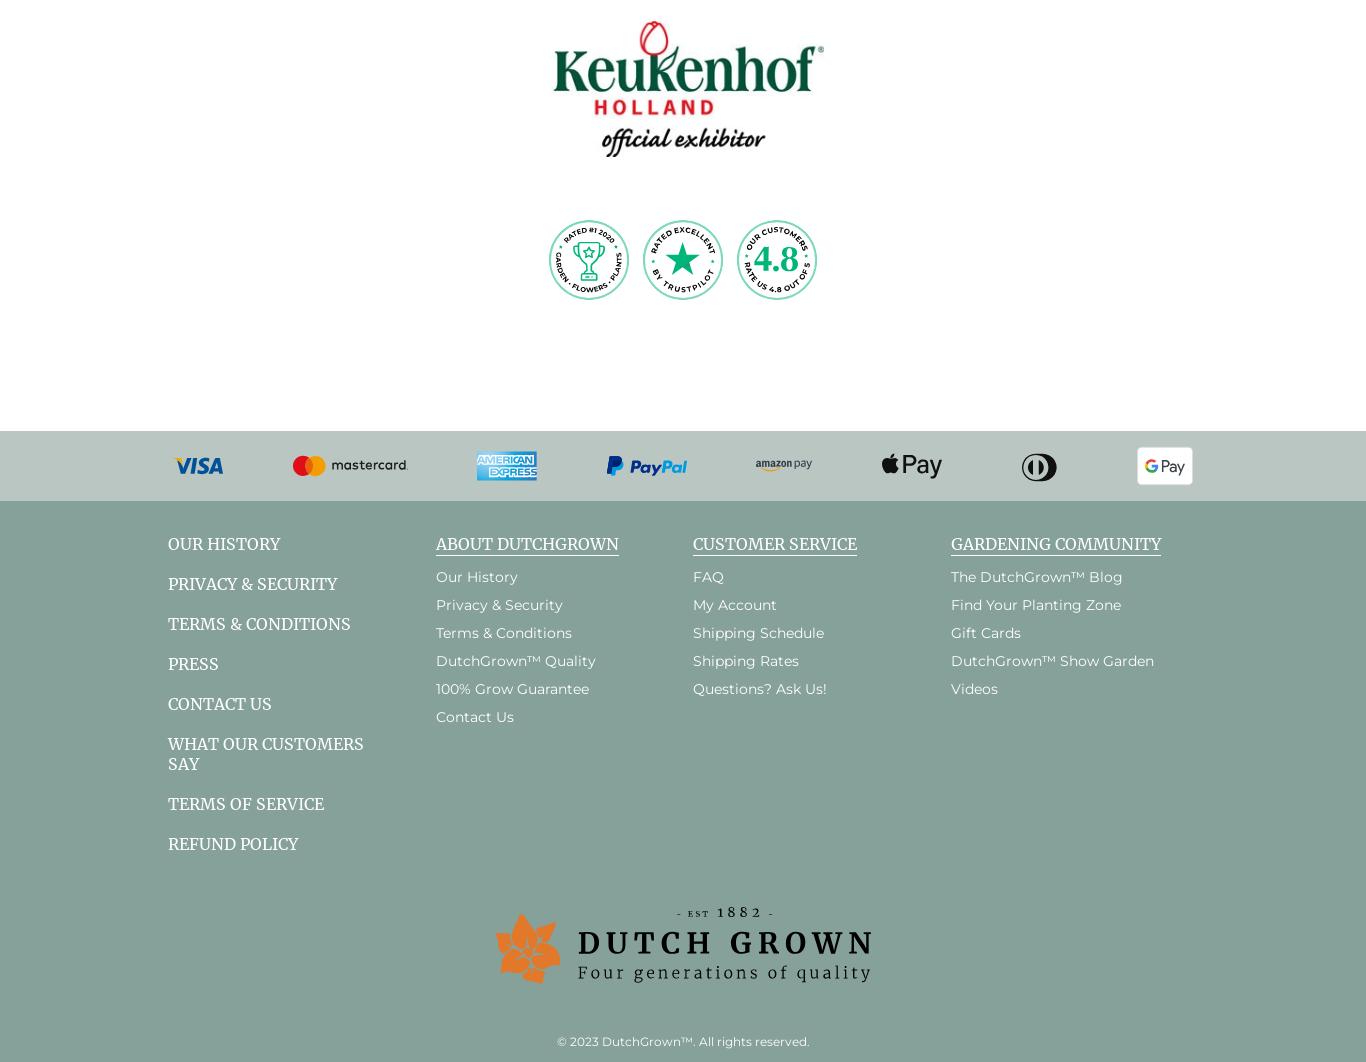 This screenshot has width=1366, height=1062. I want to click on 'Customer service', so click(774, 543).